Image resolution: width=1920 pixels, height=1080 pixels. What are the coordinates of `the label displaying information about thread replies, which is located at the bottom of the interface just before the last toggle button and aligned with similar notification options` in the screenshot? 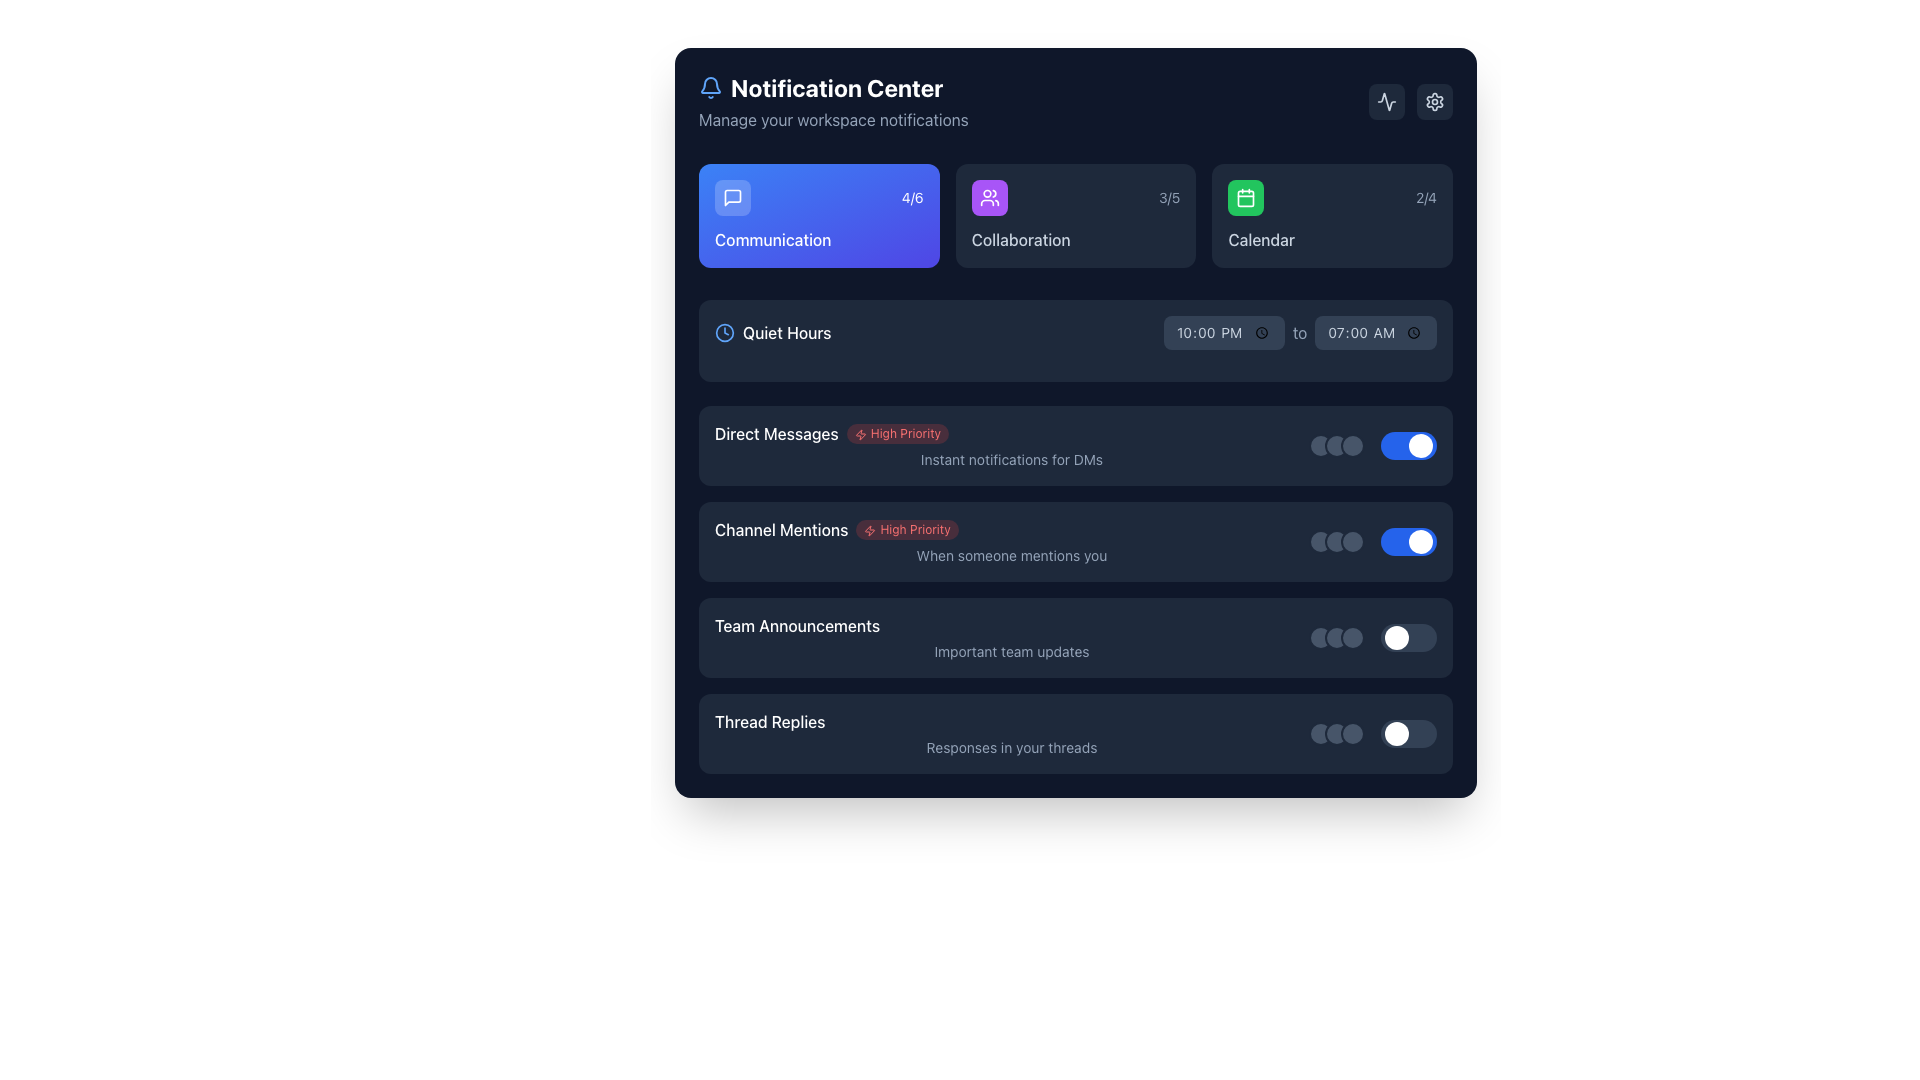 It's located at (1012, 733).